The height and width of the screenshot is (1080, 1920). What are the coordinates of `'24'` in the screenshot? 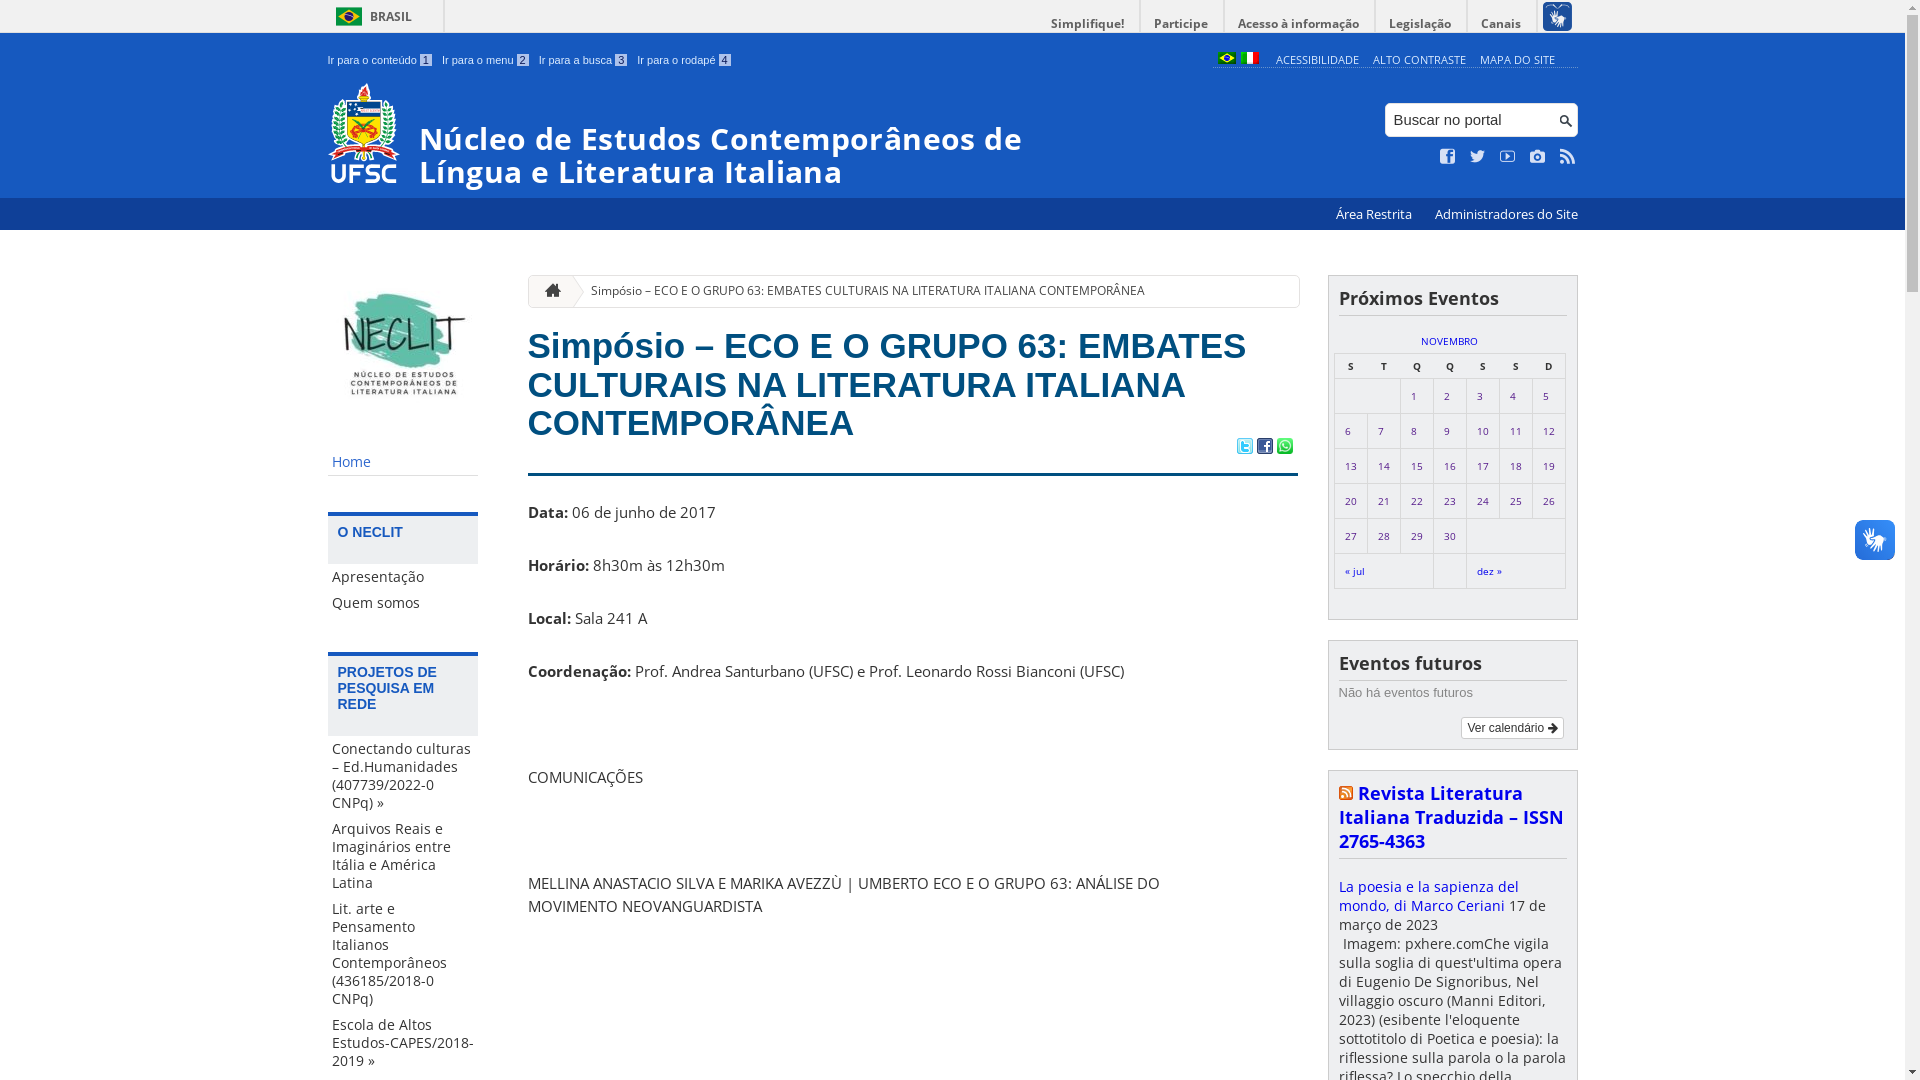 It's located at (1482, 500).